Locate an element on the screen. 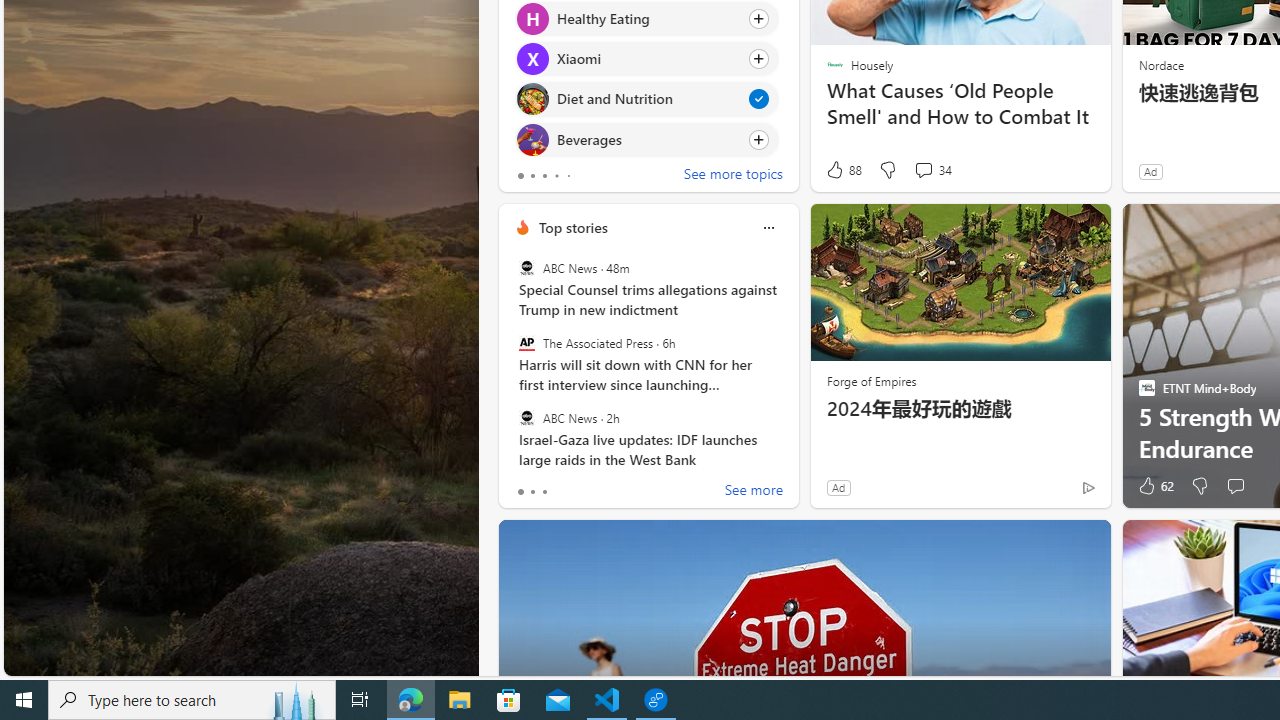  'Dislike' is located at coordinates (1200, 486).